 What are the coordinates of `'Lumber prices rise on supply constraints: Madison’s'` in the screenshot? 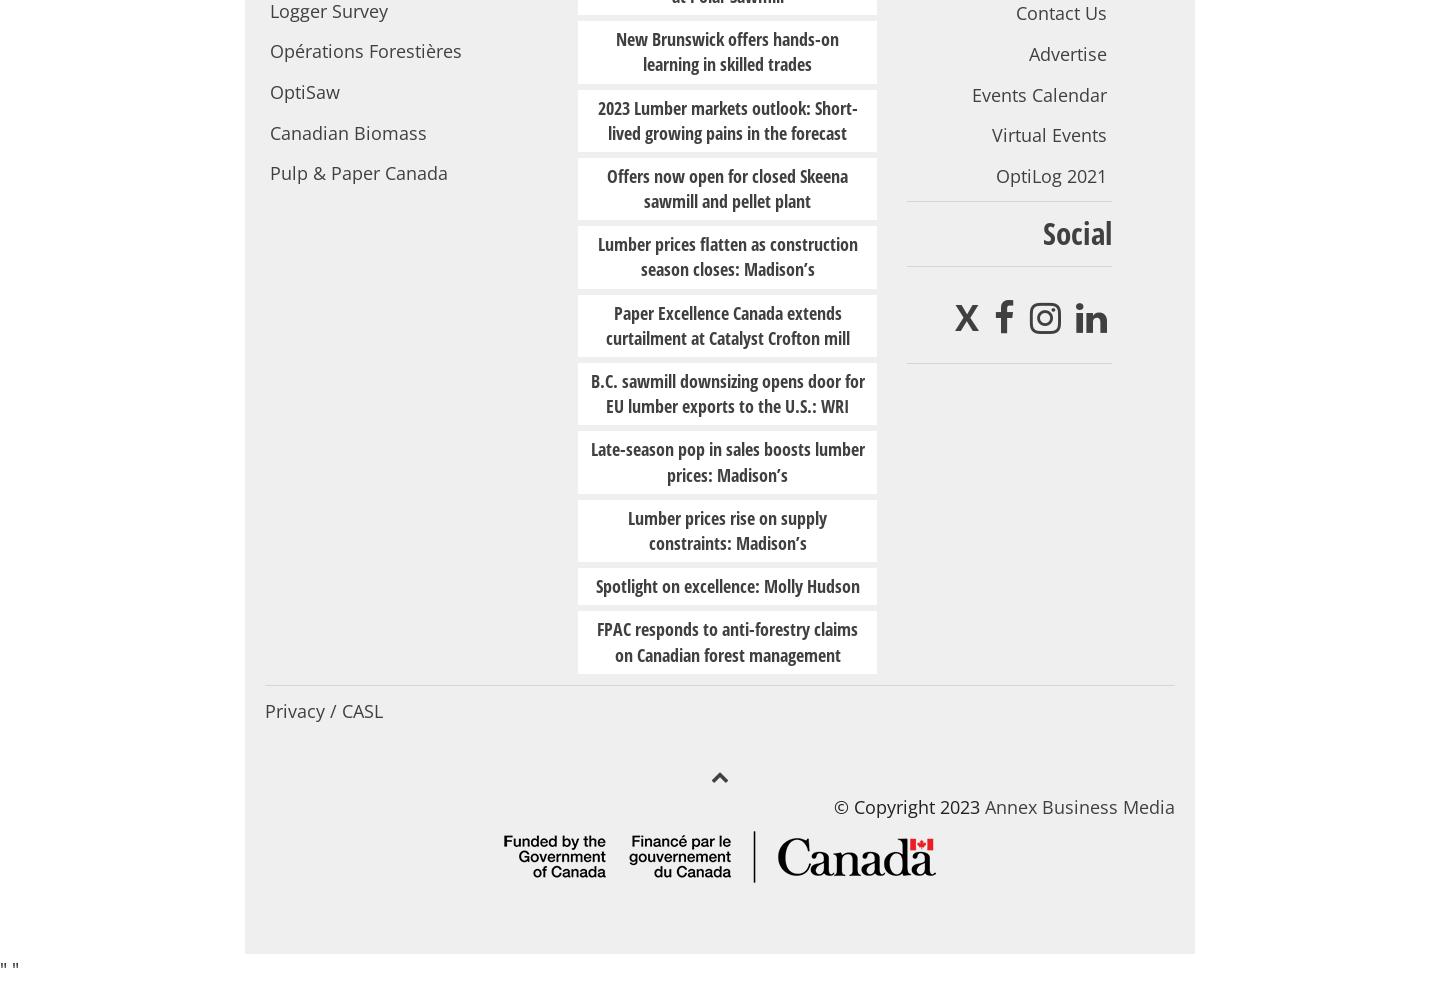 It's located at (626, 528).